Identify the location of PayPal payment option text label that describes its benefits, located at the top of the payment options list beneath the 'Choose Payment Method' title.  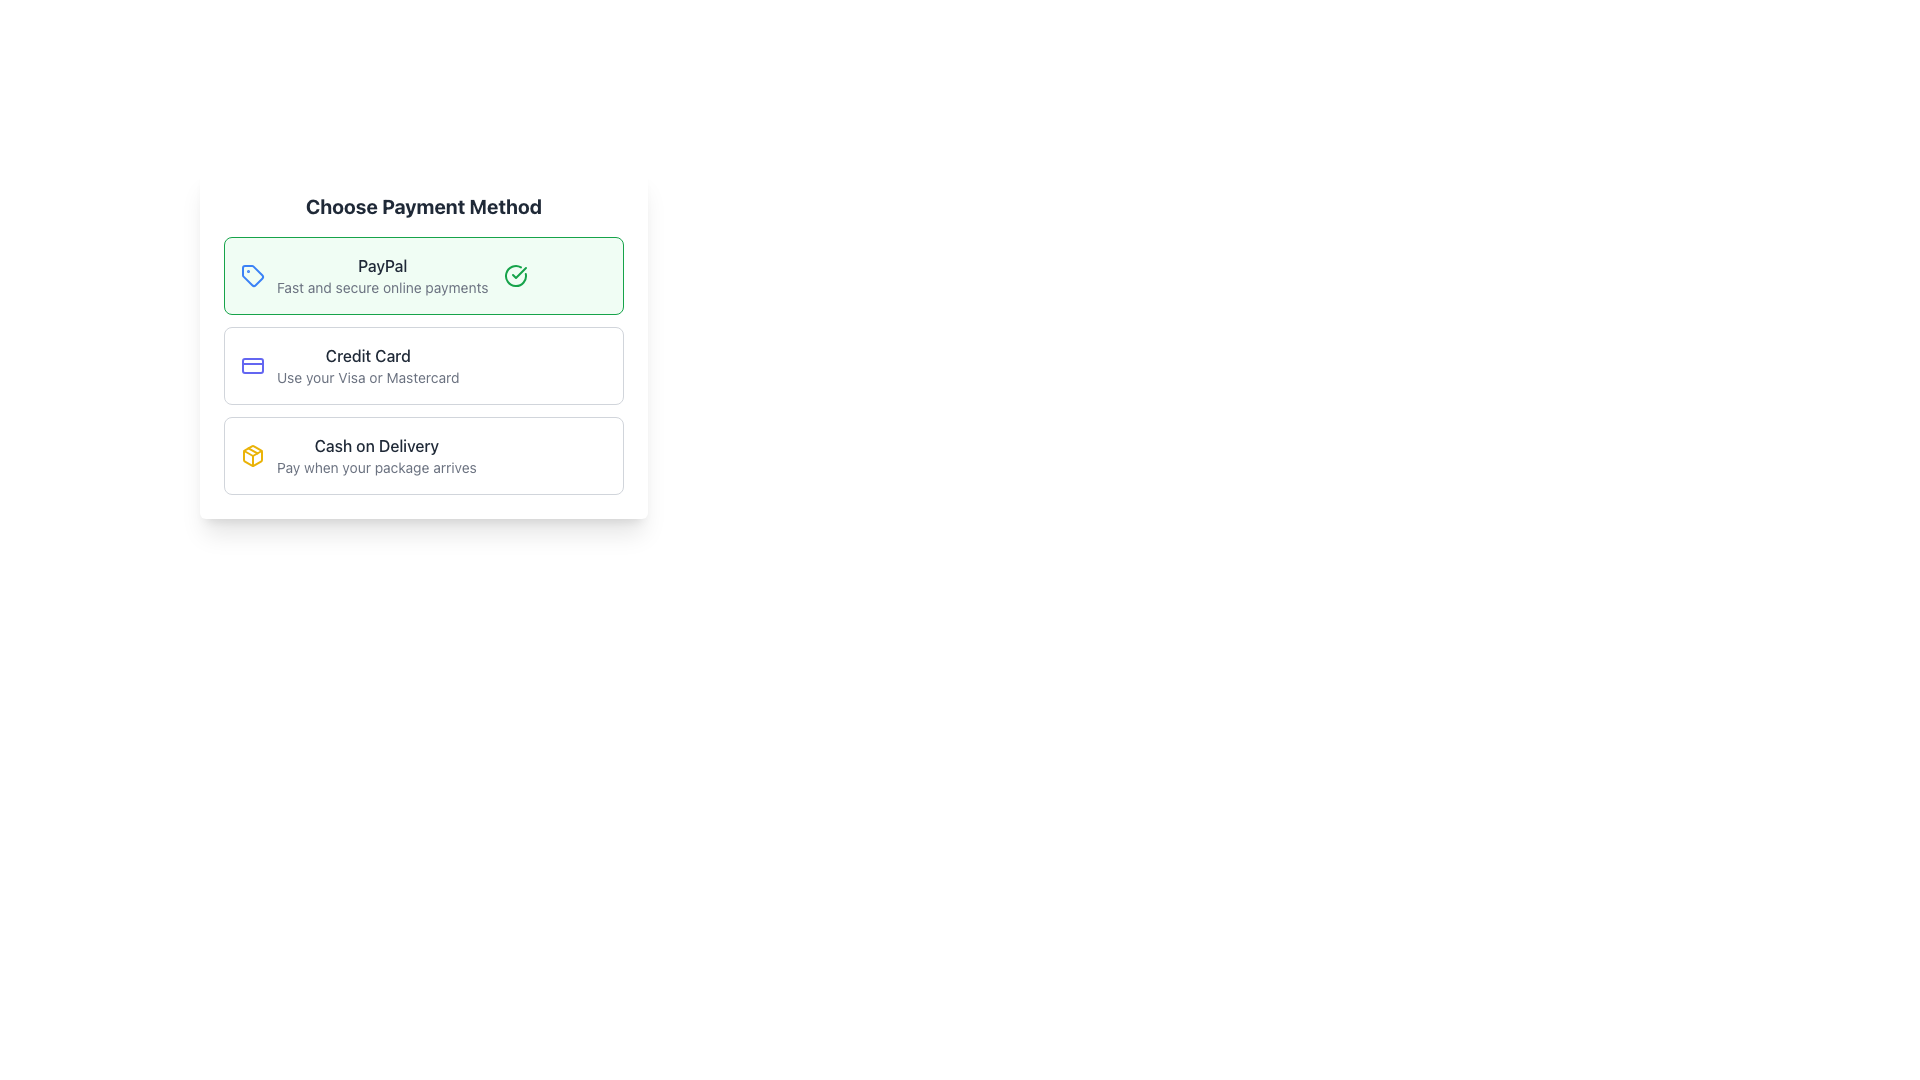
(382, 276).